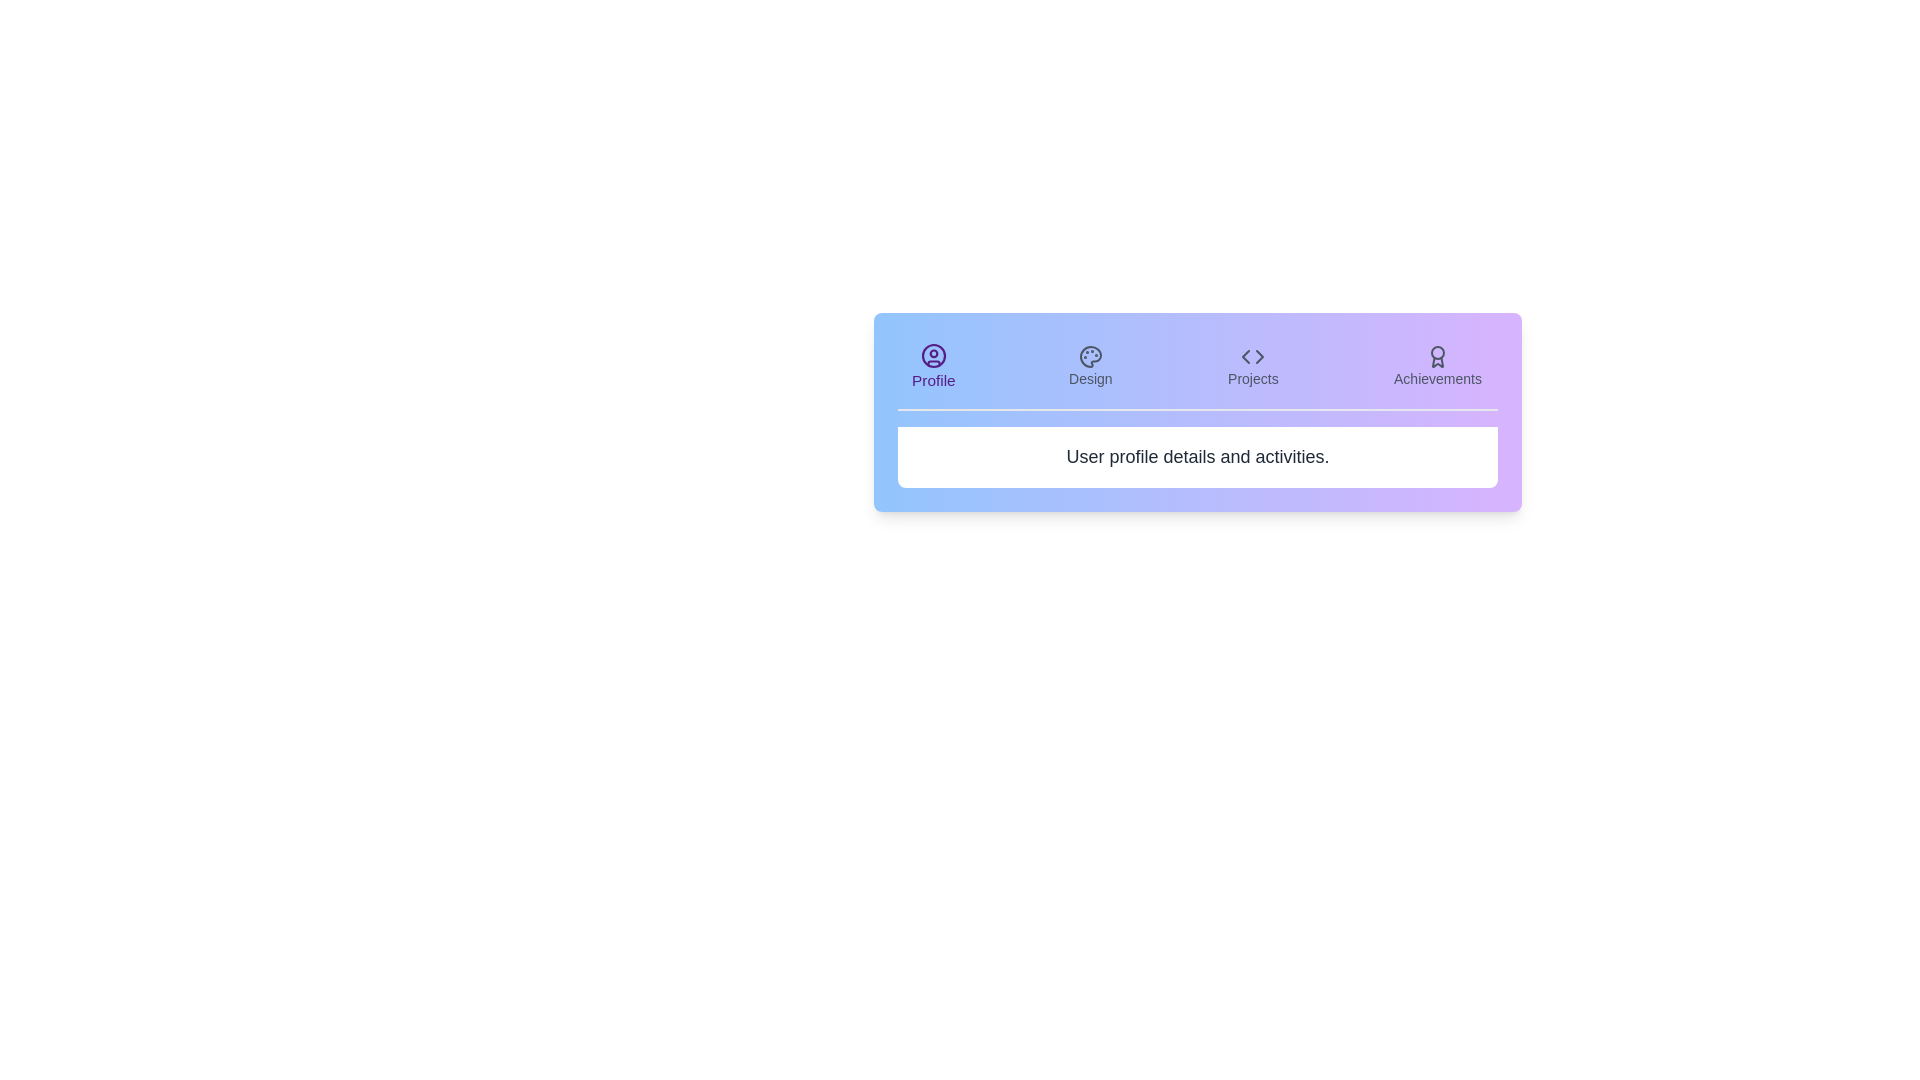  What do you see at coordinates (1437, 366) in the screenshot?
I see `the tab labeled Achievements to view its content` at bounding box center [1437, 366].